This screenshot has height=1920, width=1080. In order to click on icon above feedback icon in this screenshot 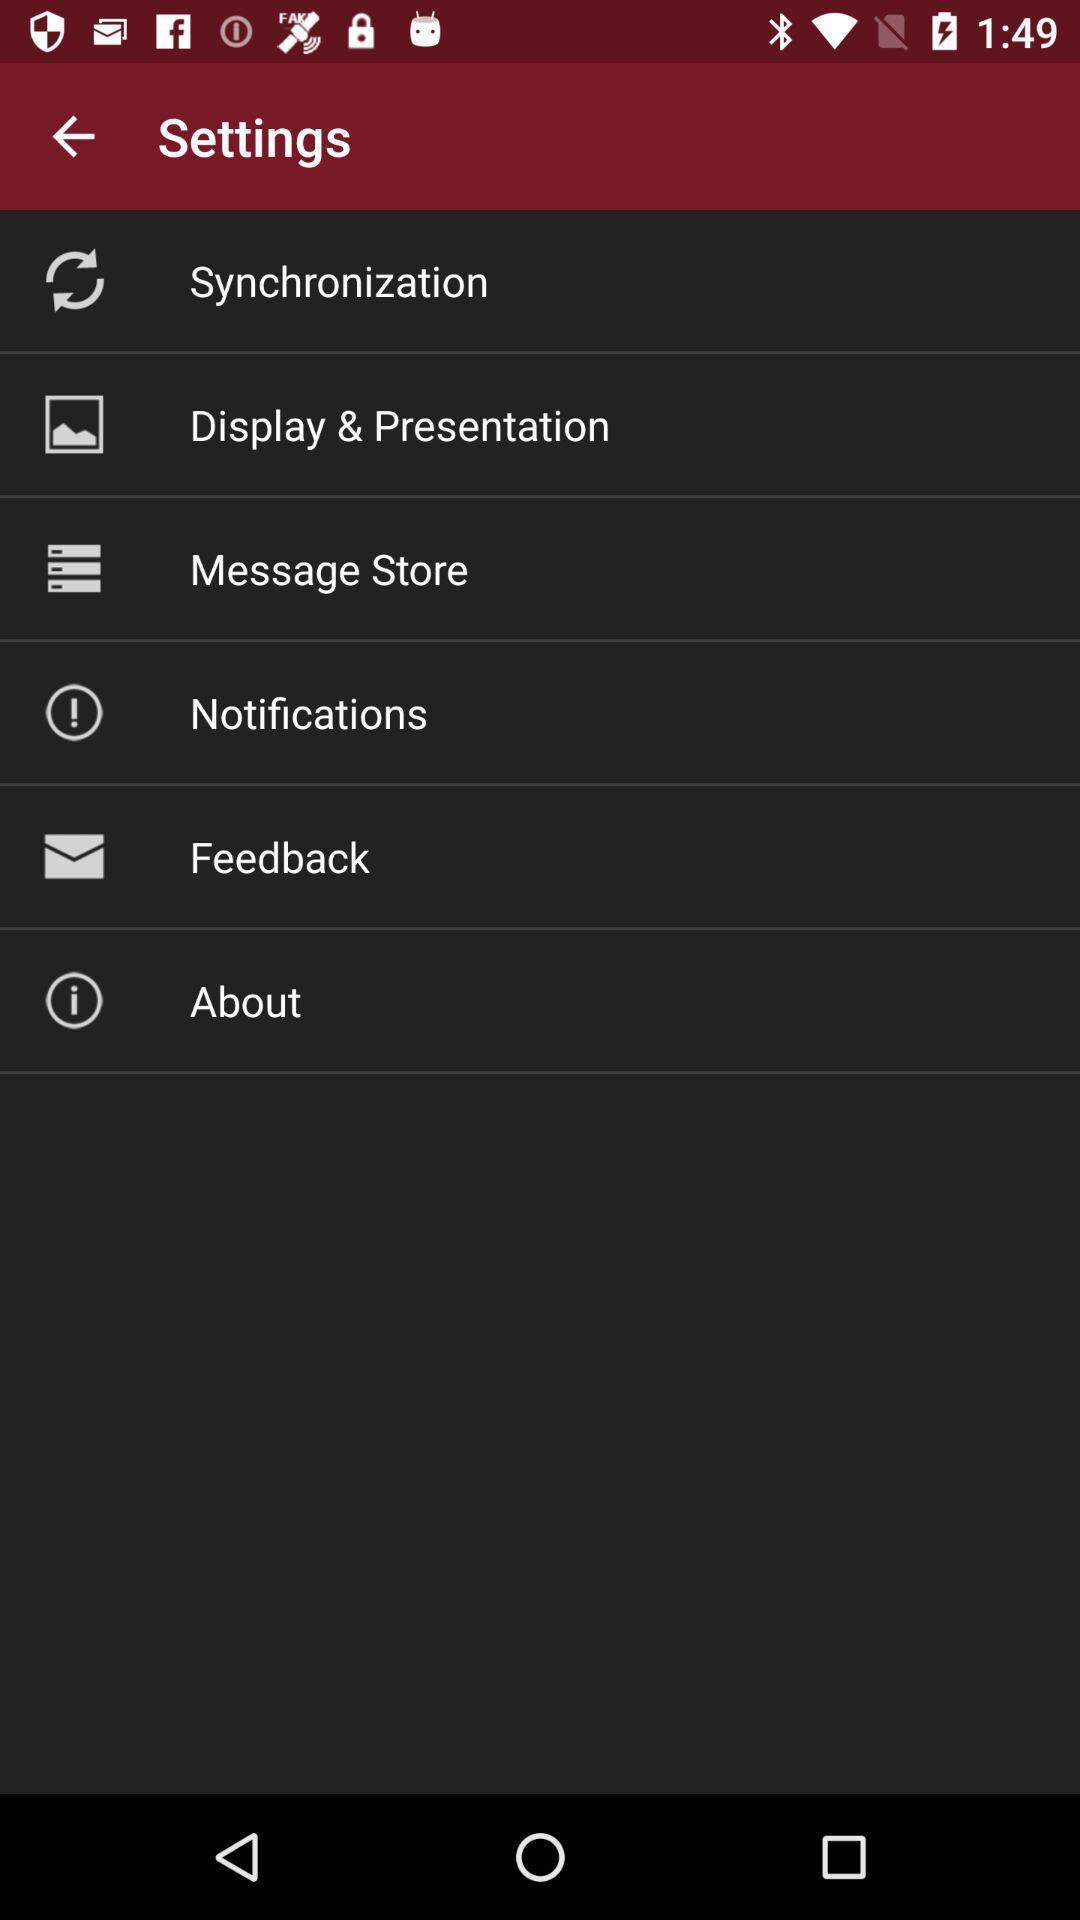, I will do `click(308, 712)`.